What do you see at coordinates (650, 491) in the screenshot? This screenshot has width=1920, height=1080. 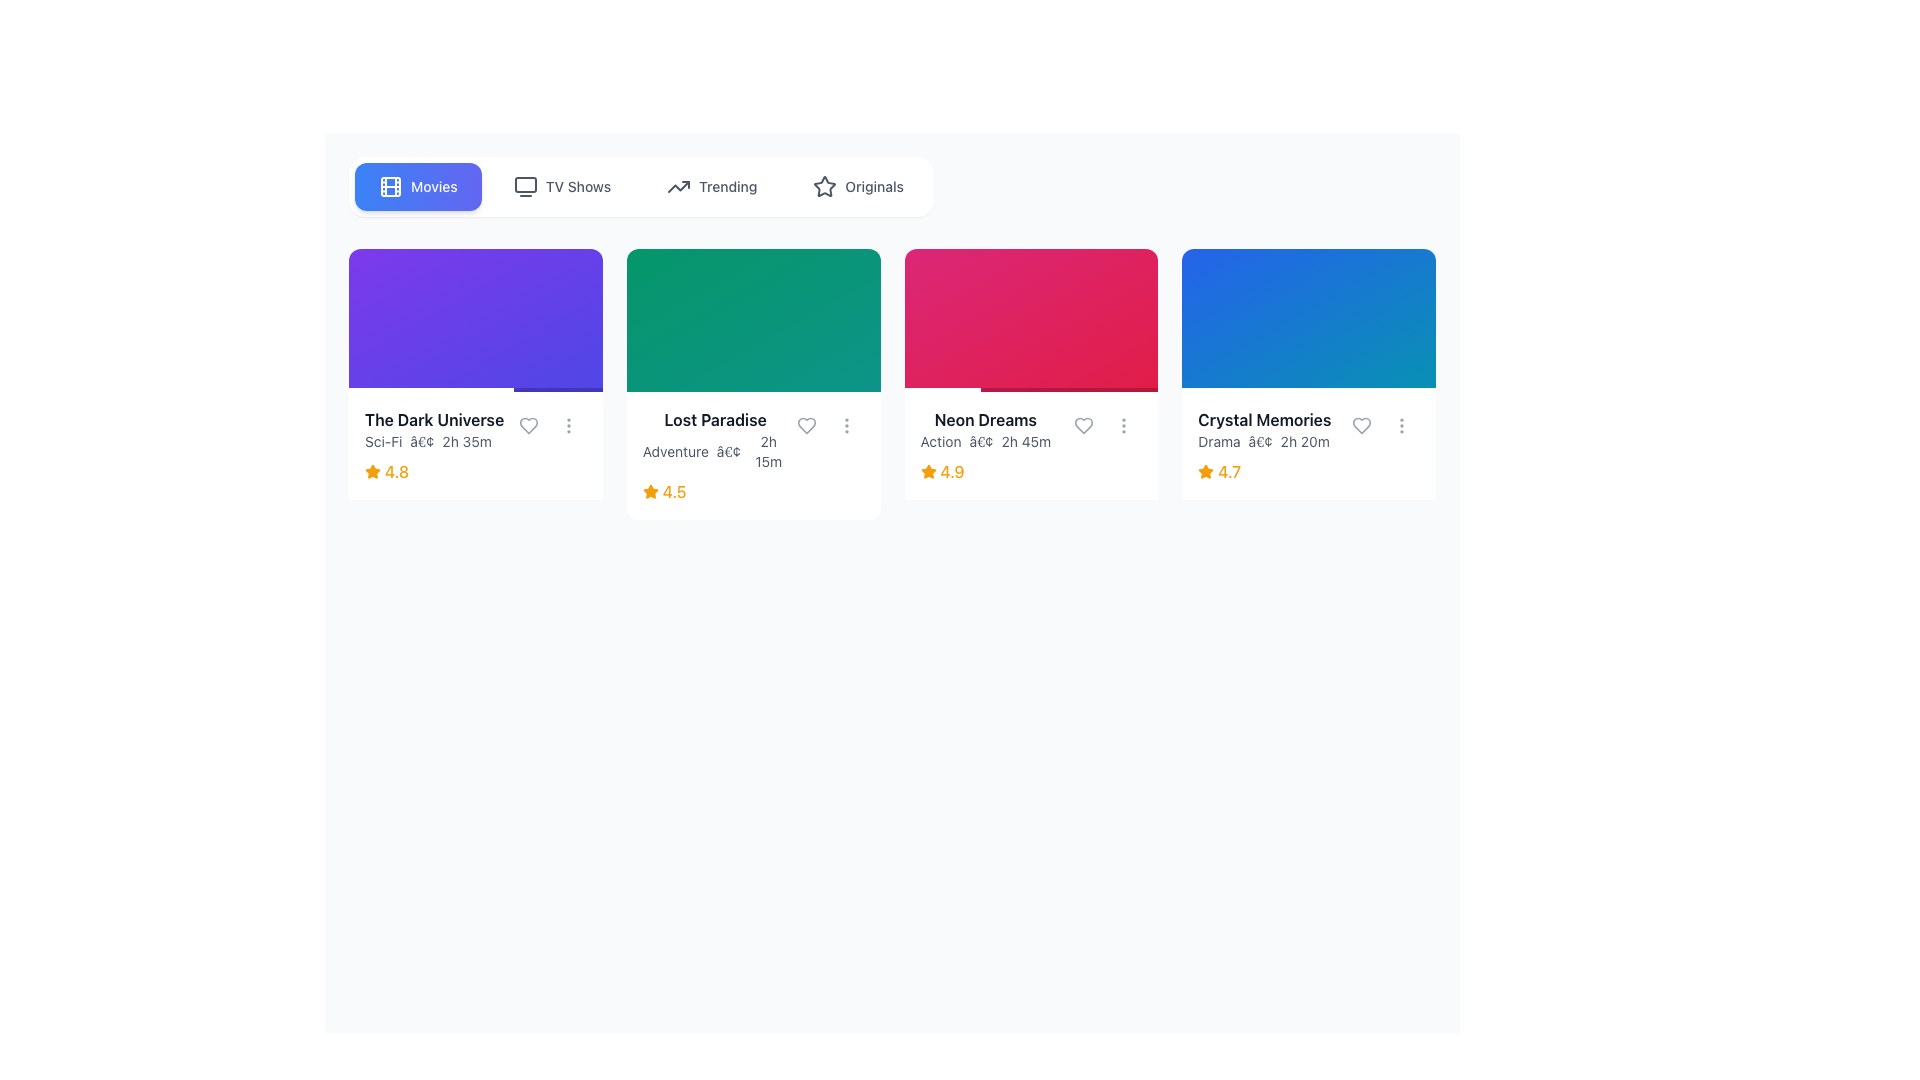 I see `the star icon representing the rating of the second movie card in the grid, located next to the rating '4.5'` at bounding box center [650, 491].